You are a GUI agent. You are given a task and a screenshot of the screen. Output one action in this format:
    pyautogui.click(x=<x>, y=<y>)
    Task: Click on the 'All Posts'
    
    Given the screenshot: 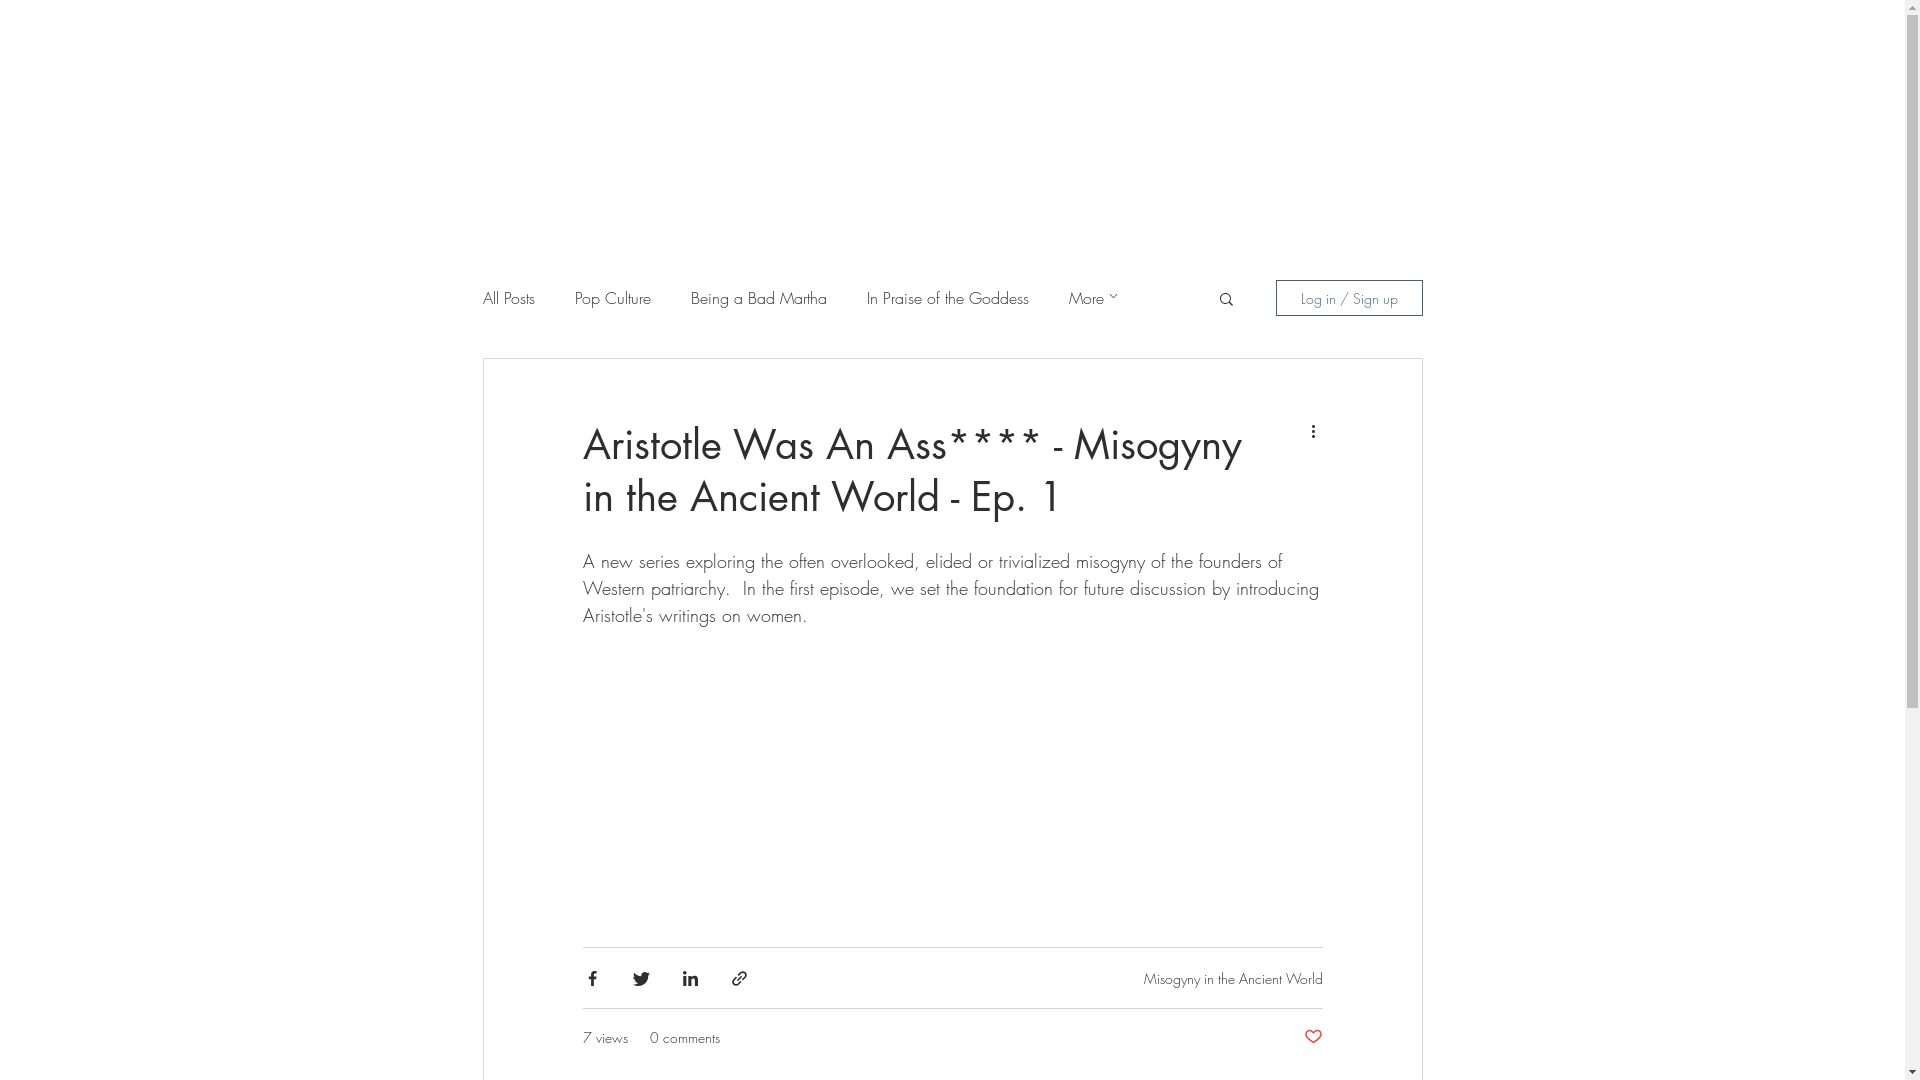 What is the action you would take?
    pyautogui.click(x=508, y=297)
    